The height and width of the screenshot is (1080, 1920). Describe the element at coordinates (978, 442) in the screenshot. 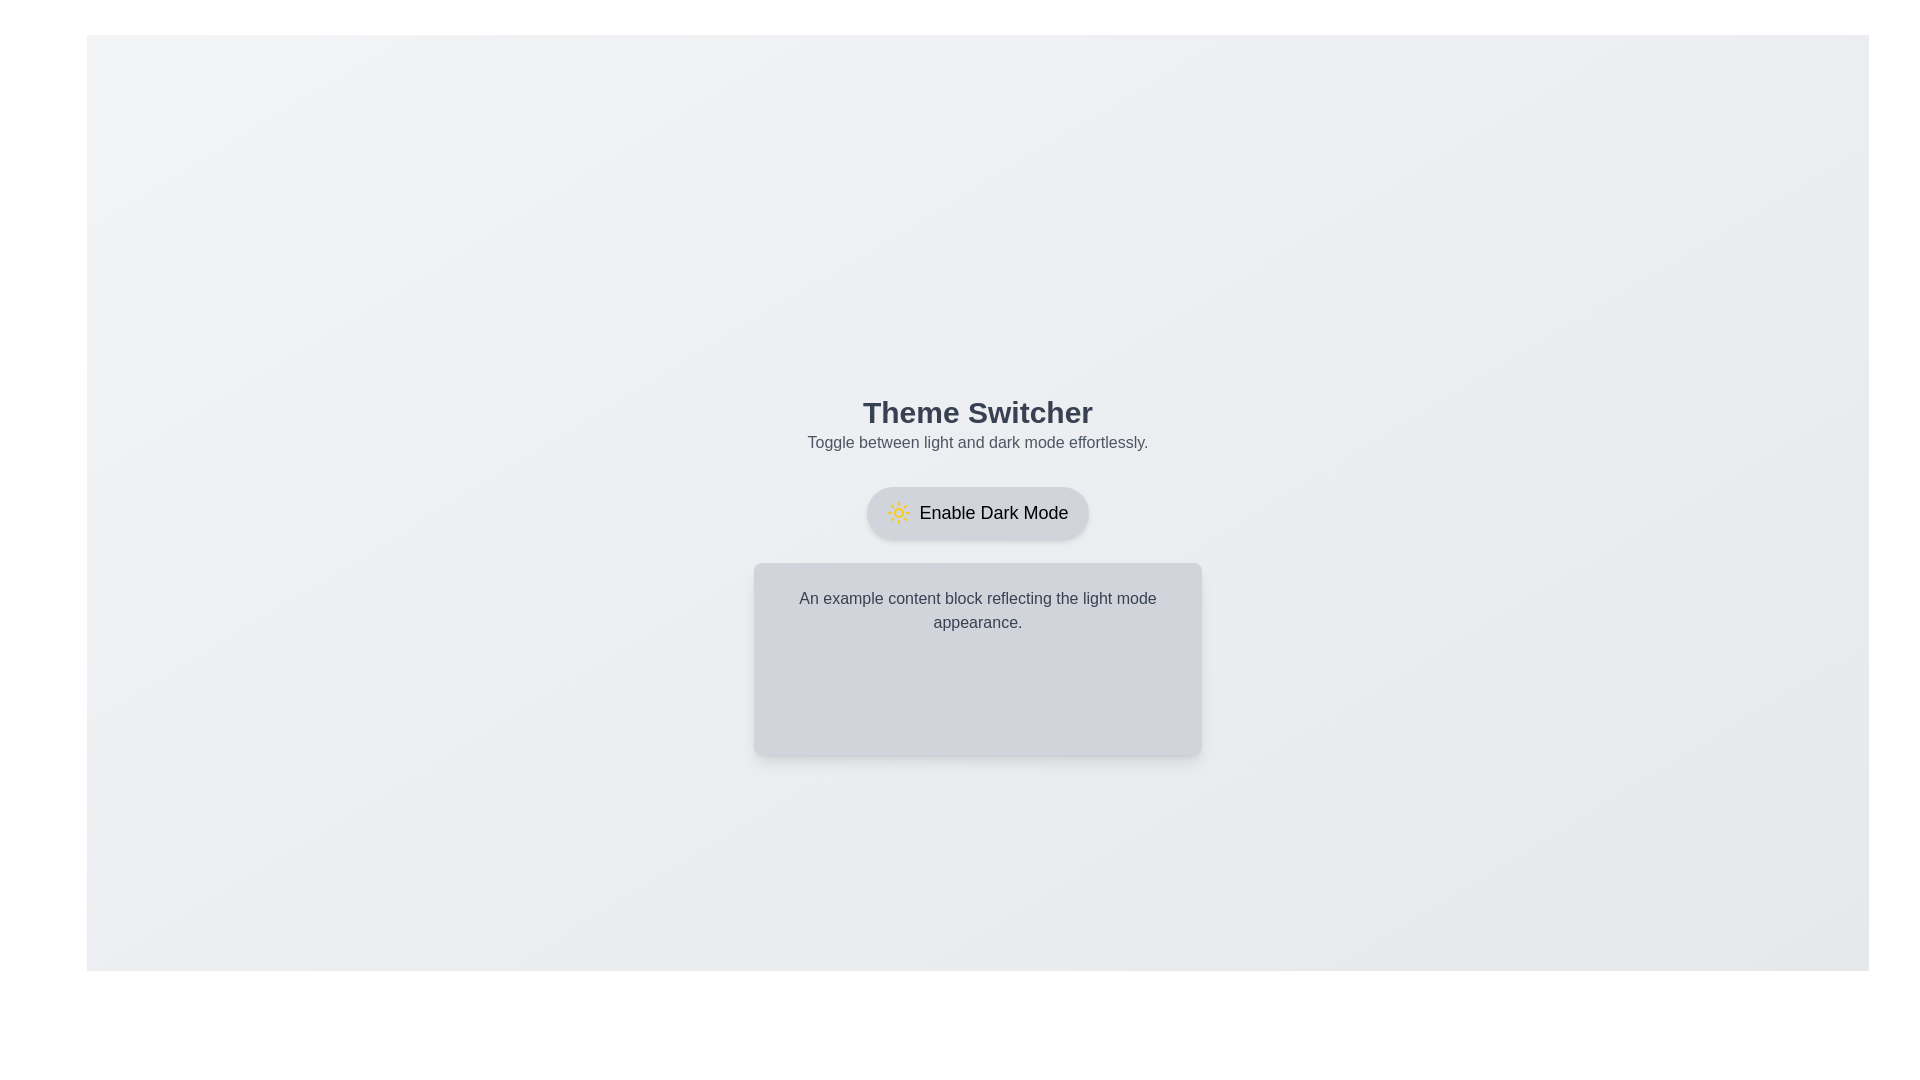

I see `the static text label reading 'Toggle between light and dark mode effortlessly.' which is positioned below the title 'Theme Switcher'` at that location.